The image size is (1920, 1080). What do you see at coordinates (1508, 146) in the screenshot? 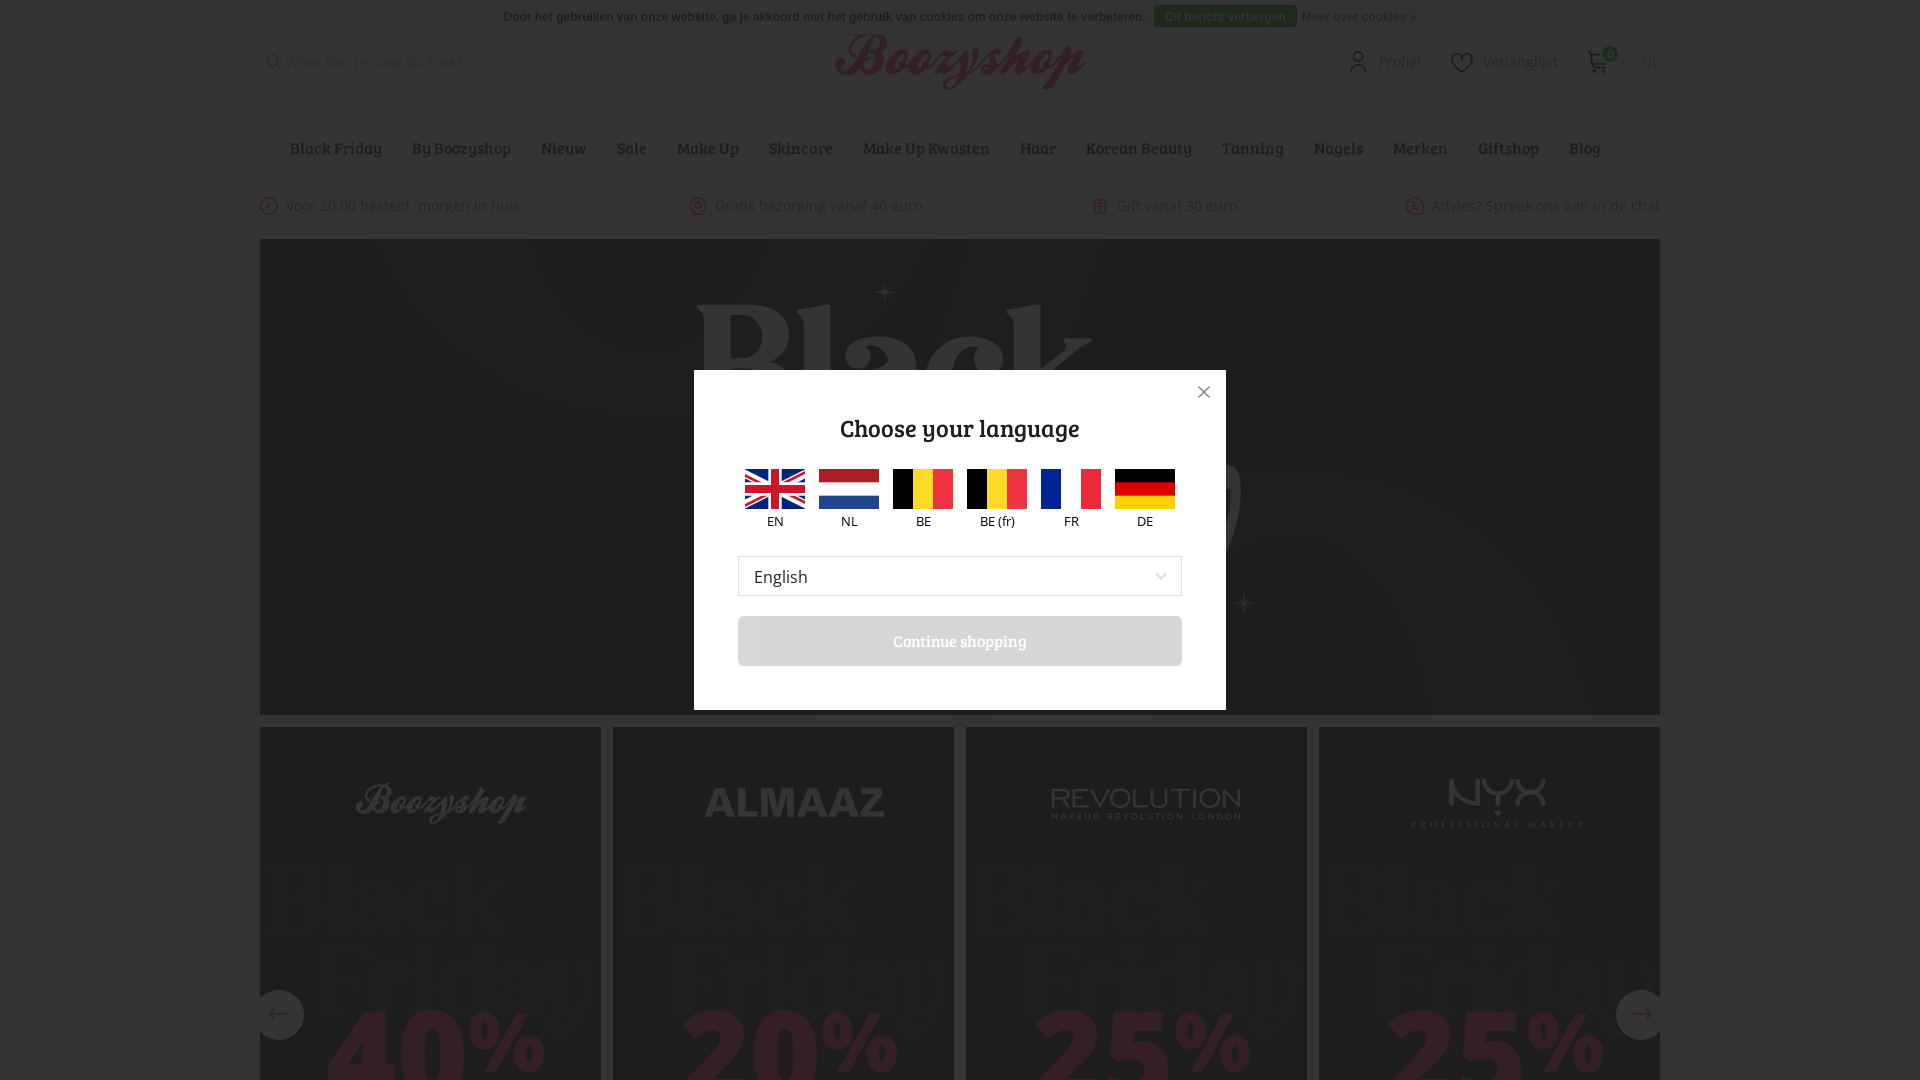
I see `'Giftshop'` at bounding box center [1508, 146].